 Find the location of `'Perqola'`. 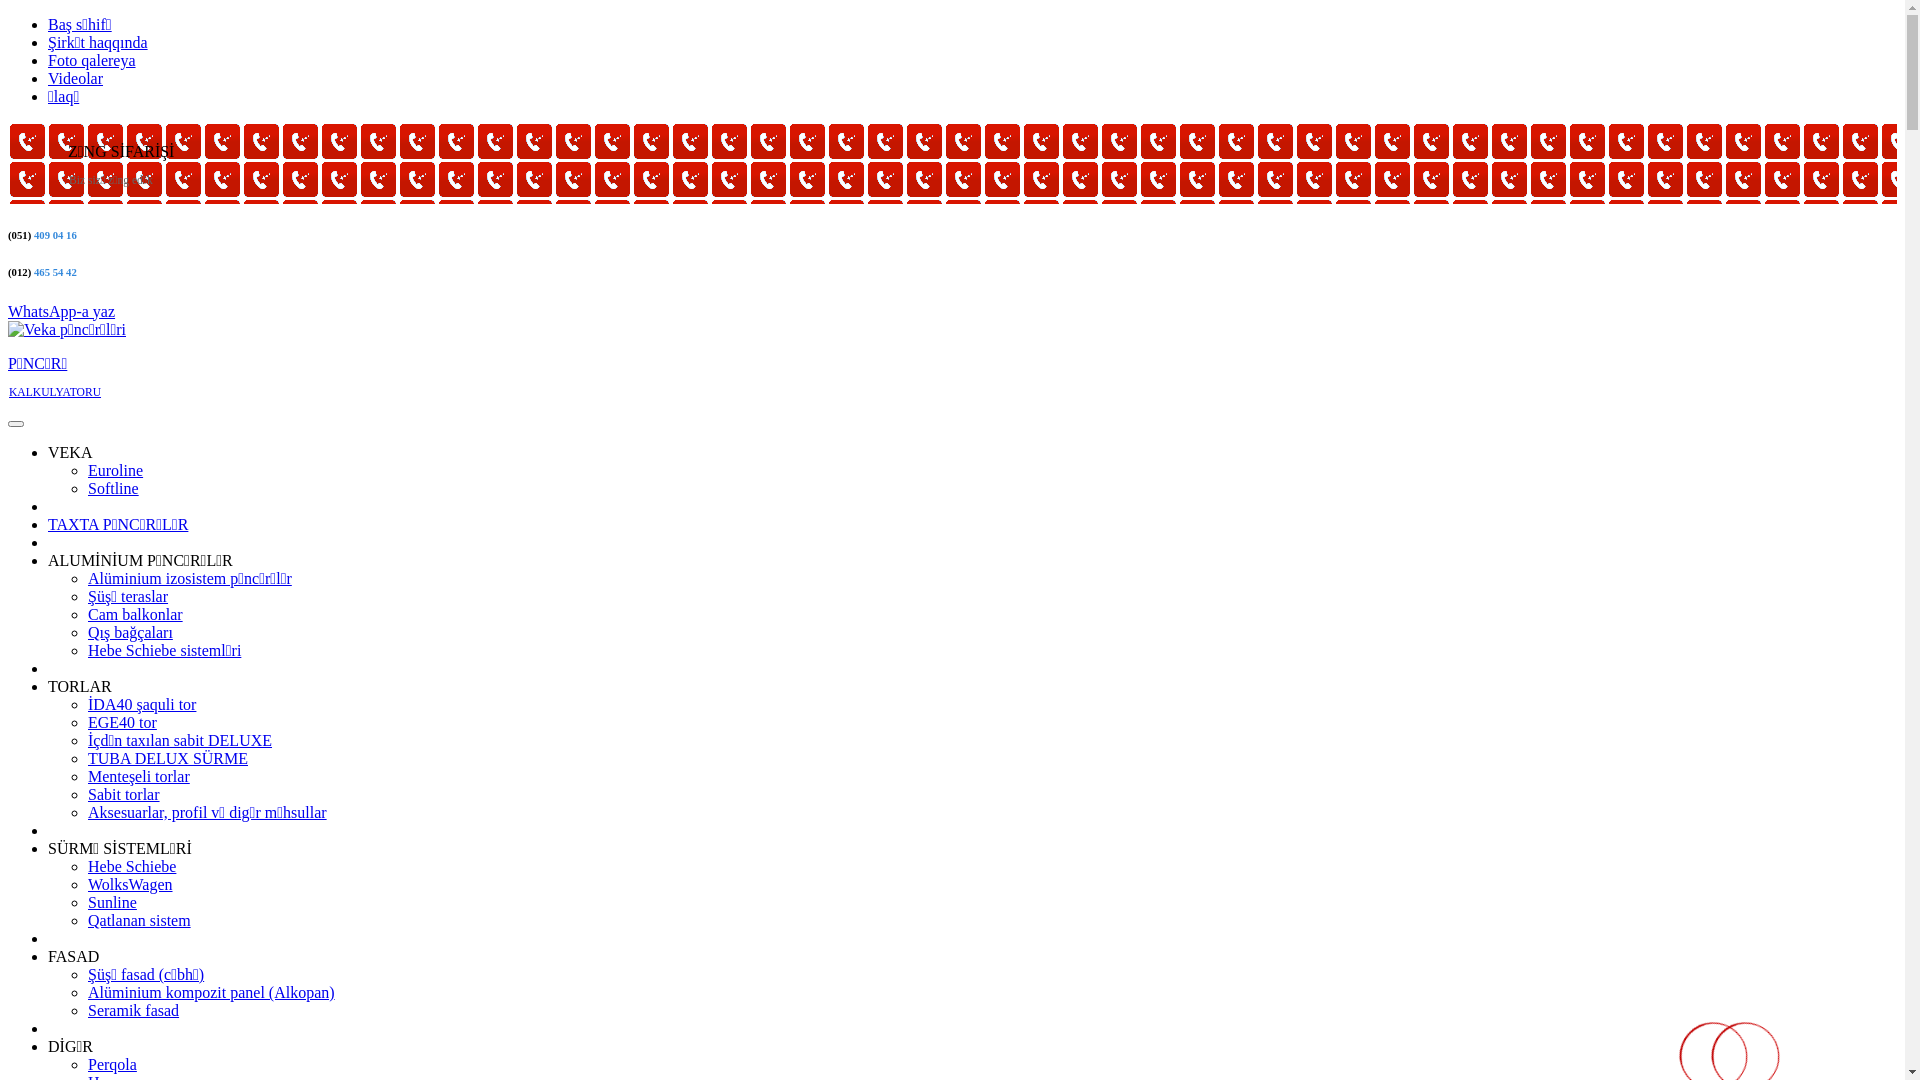

'Perqola' is located at coordinates (111, 1063).